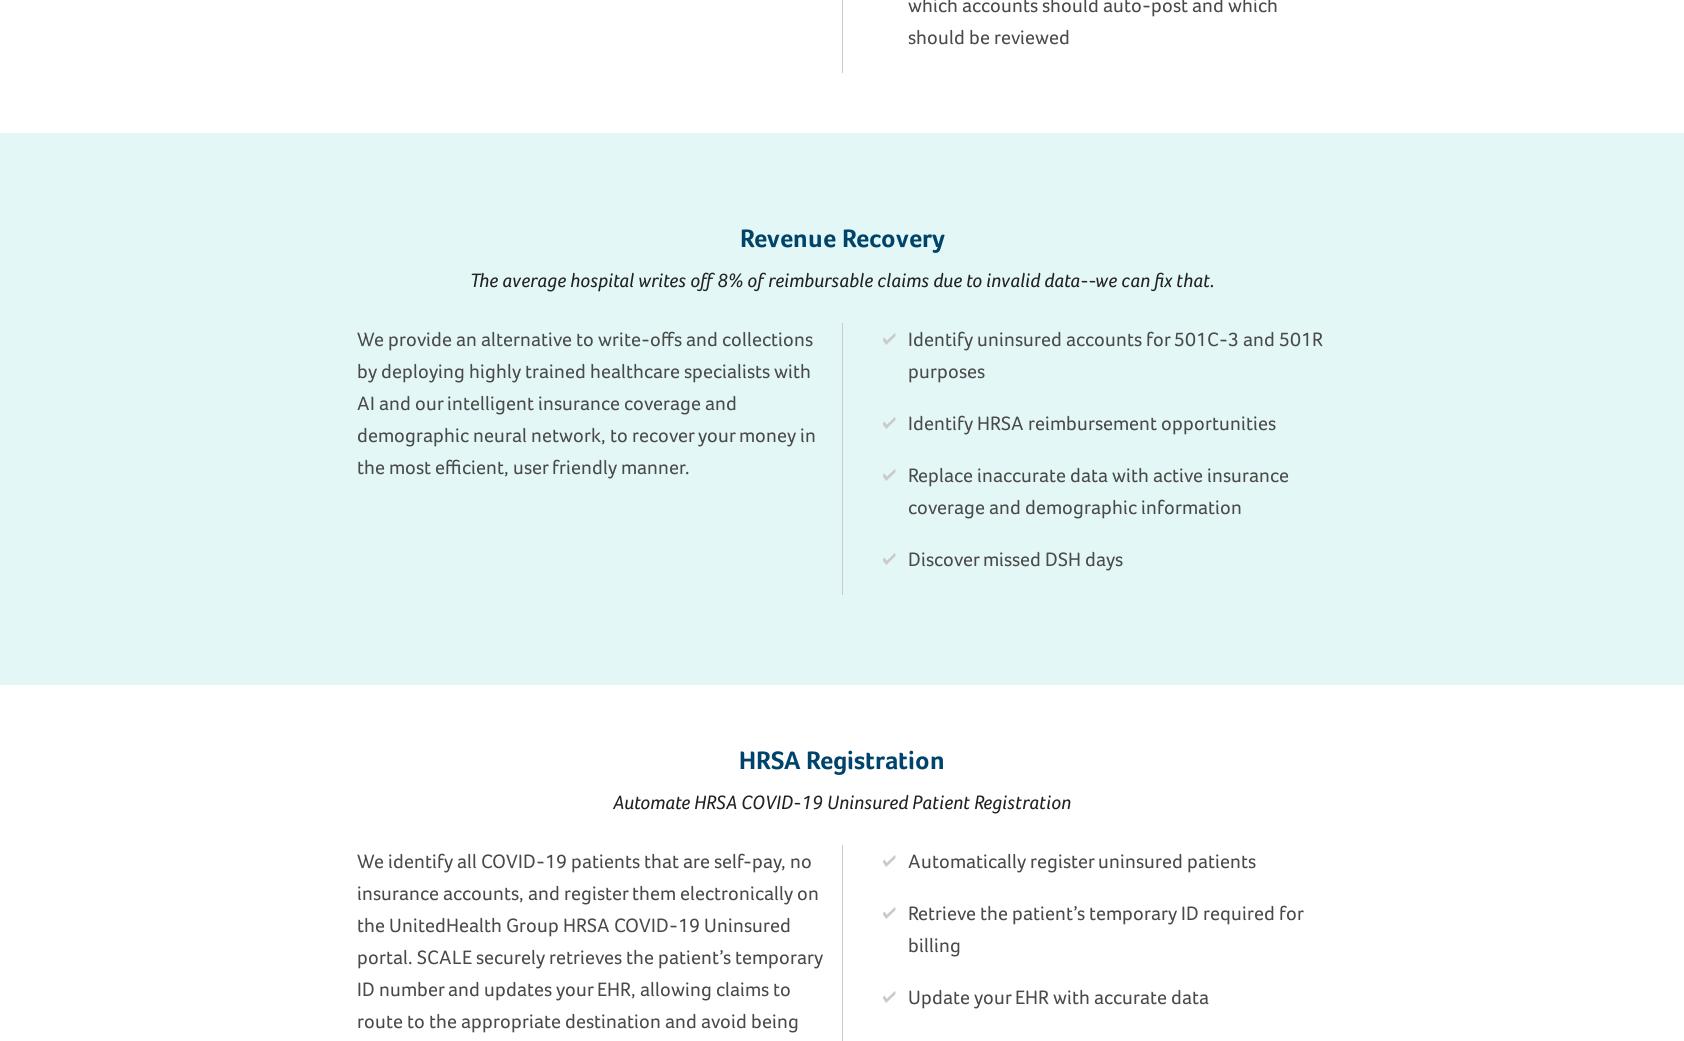  I want to click on 'Revenue Recovery', so click(841, 236).